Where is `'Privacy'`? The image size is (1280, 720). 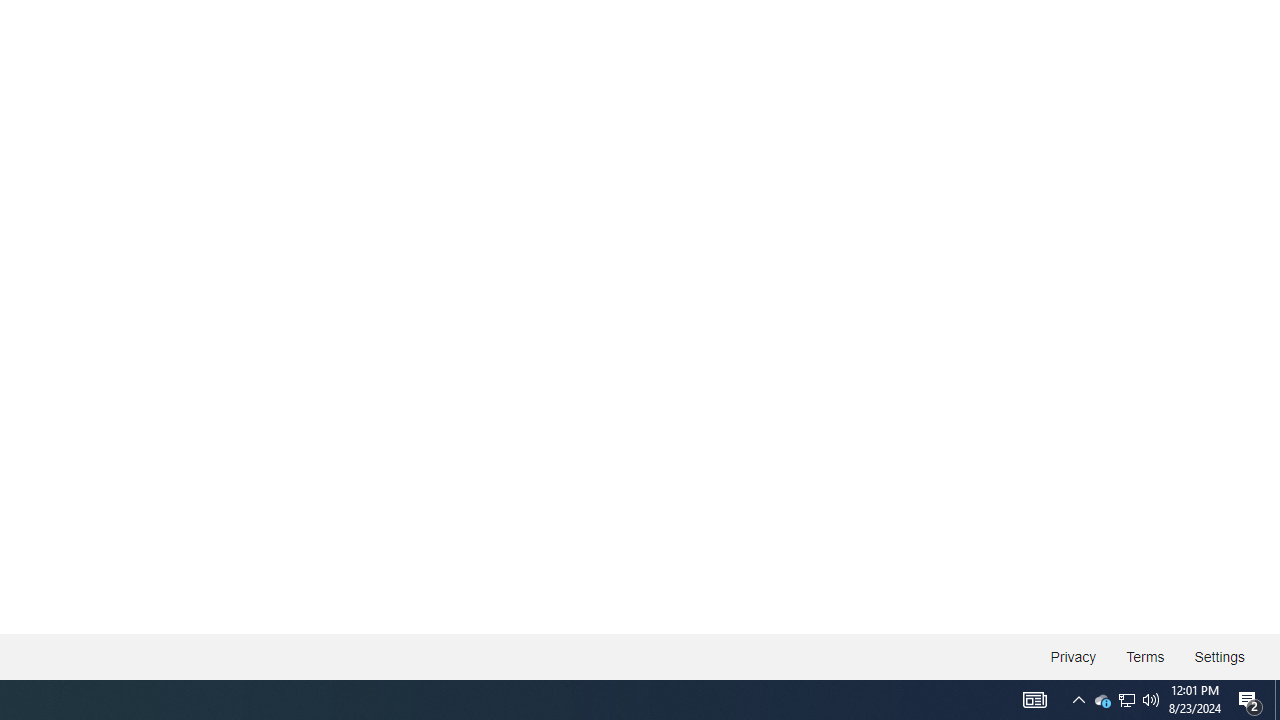
'Privacy' is located at coordinates (1072, 657).